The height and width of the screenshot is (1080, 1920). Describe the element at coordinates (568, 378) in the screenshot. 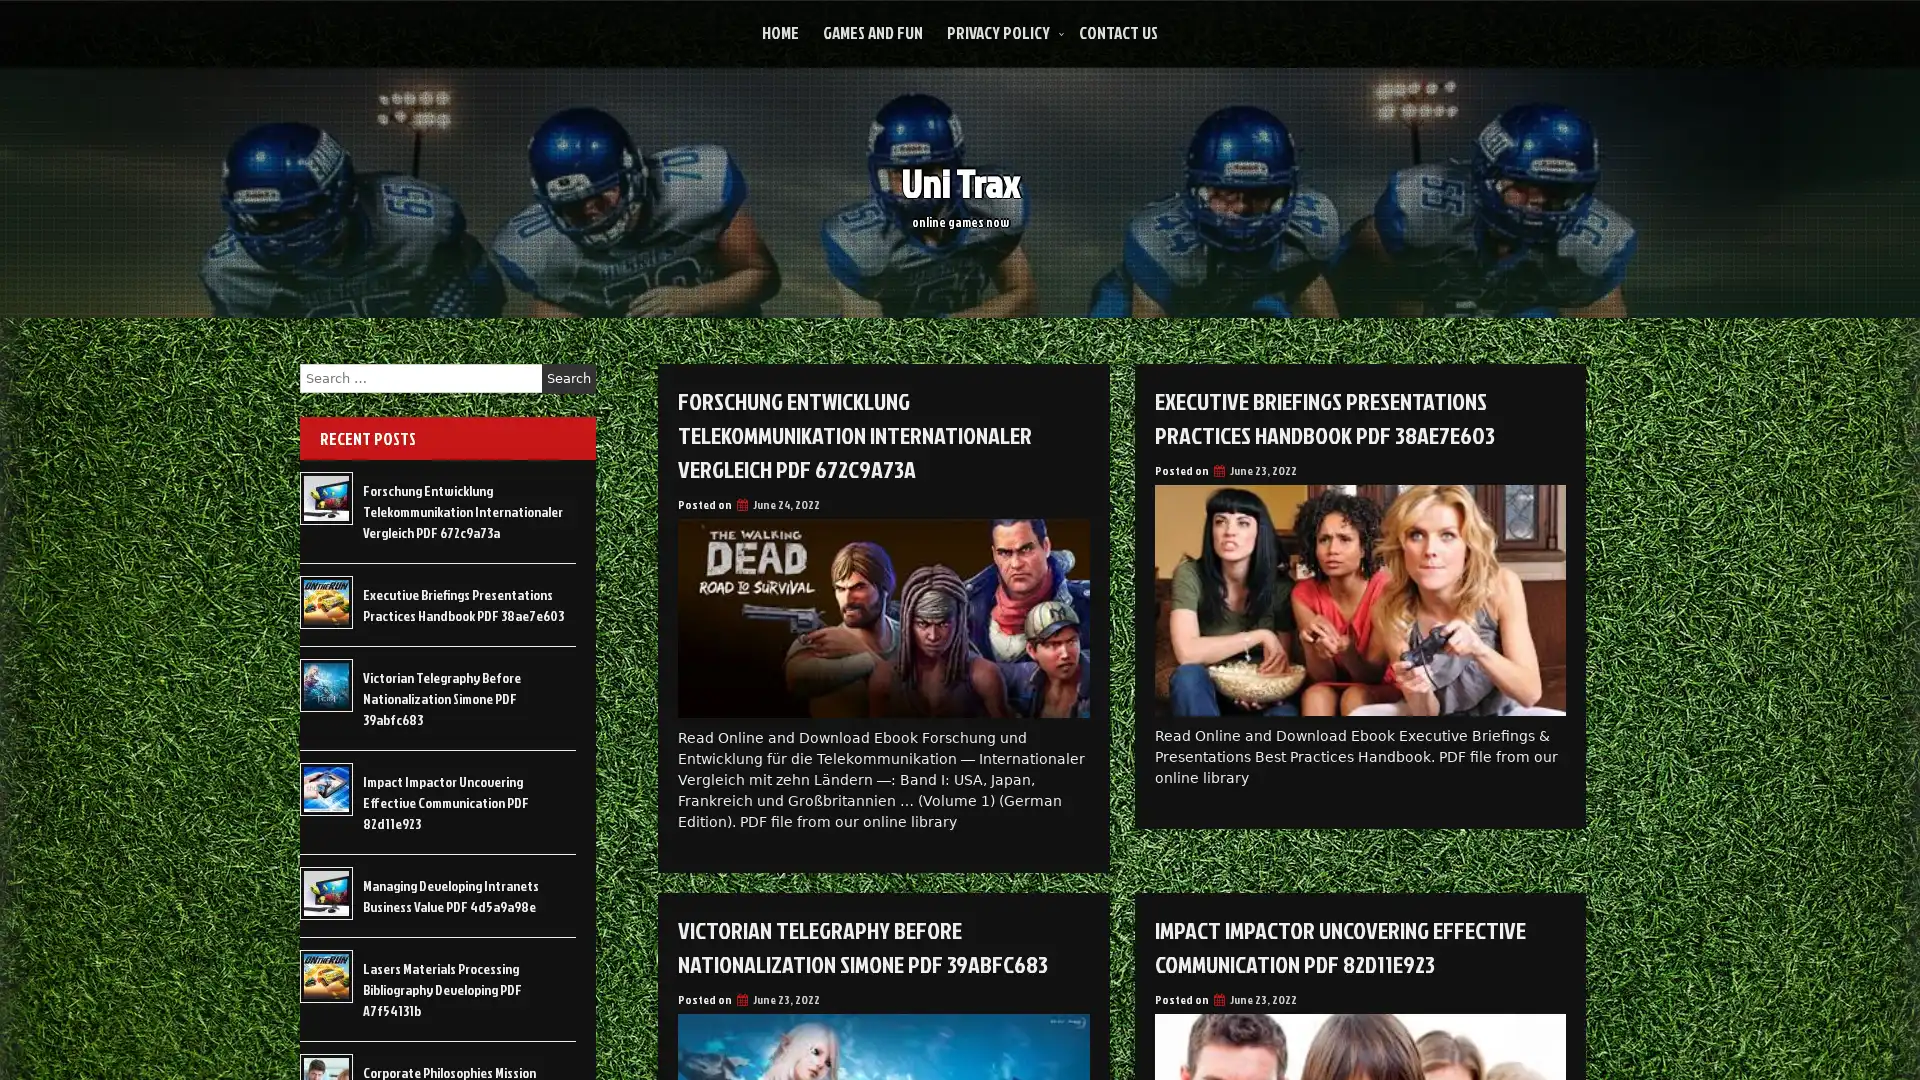

I see `Search` at that location.